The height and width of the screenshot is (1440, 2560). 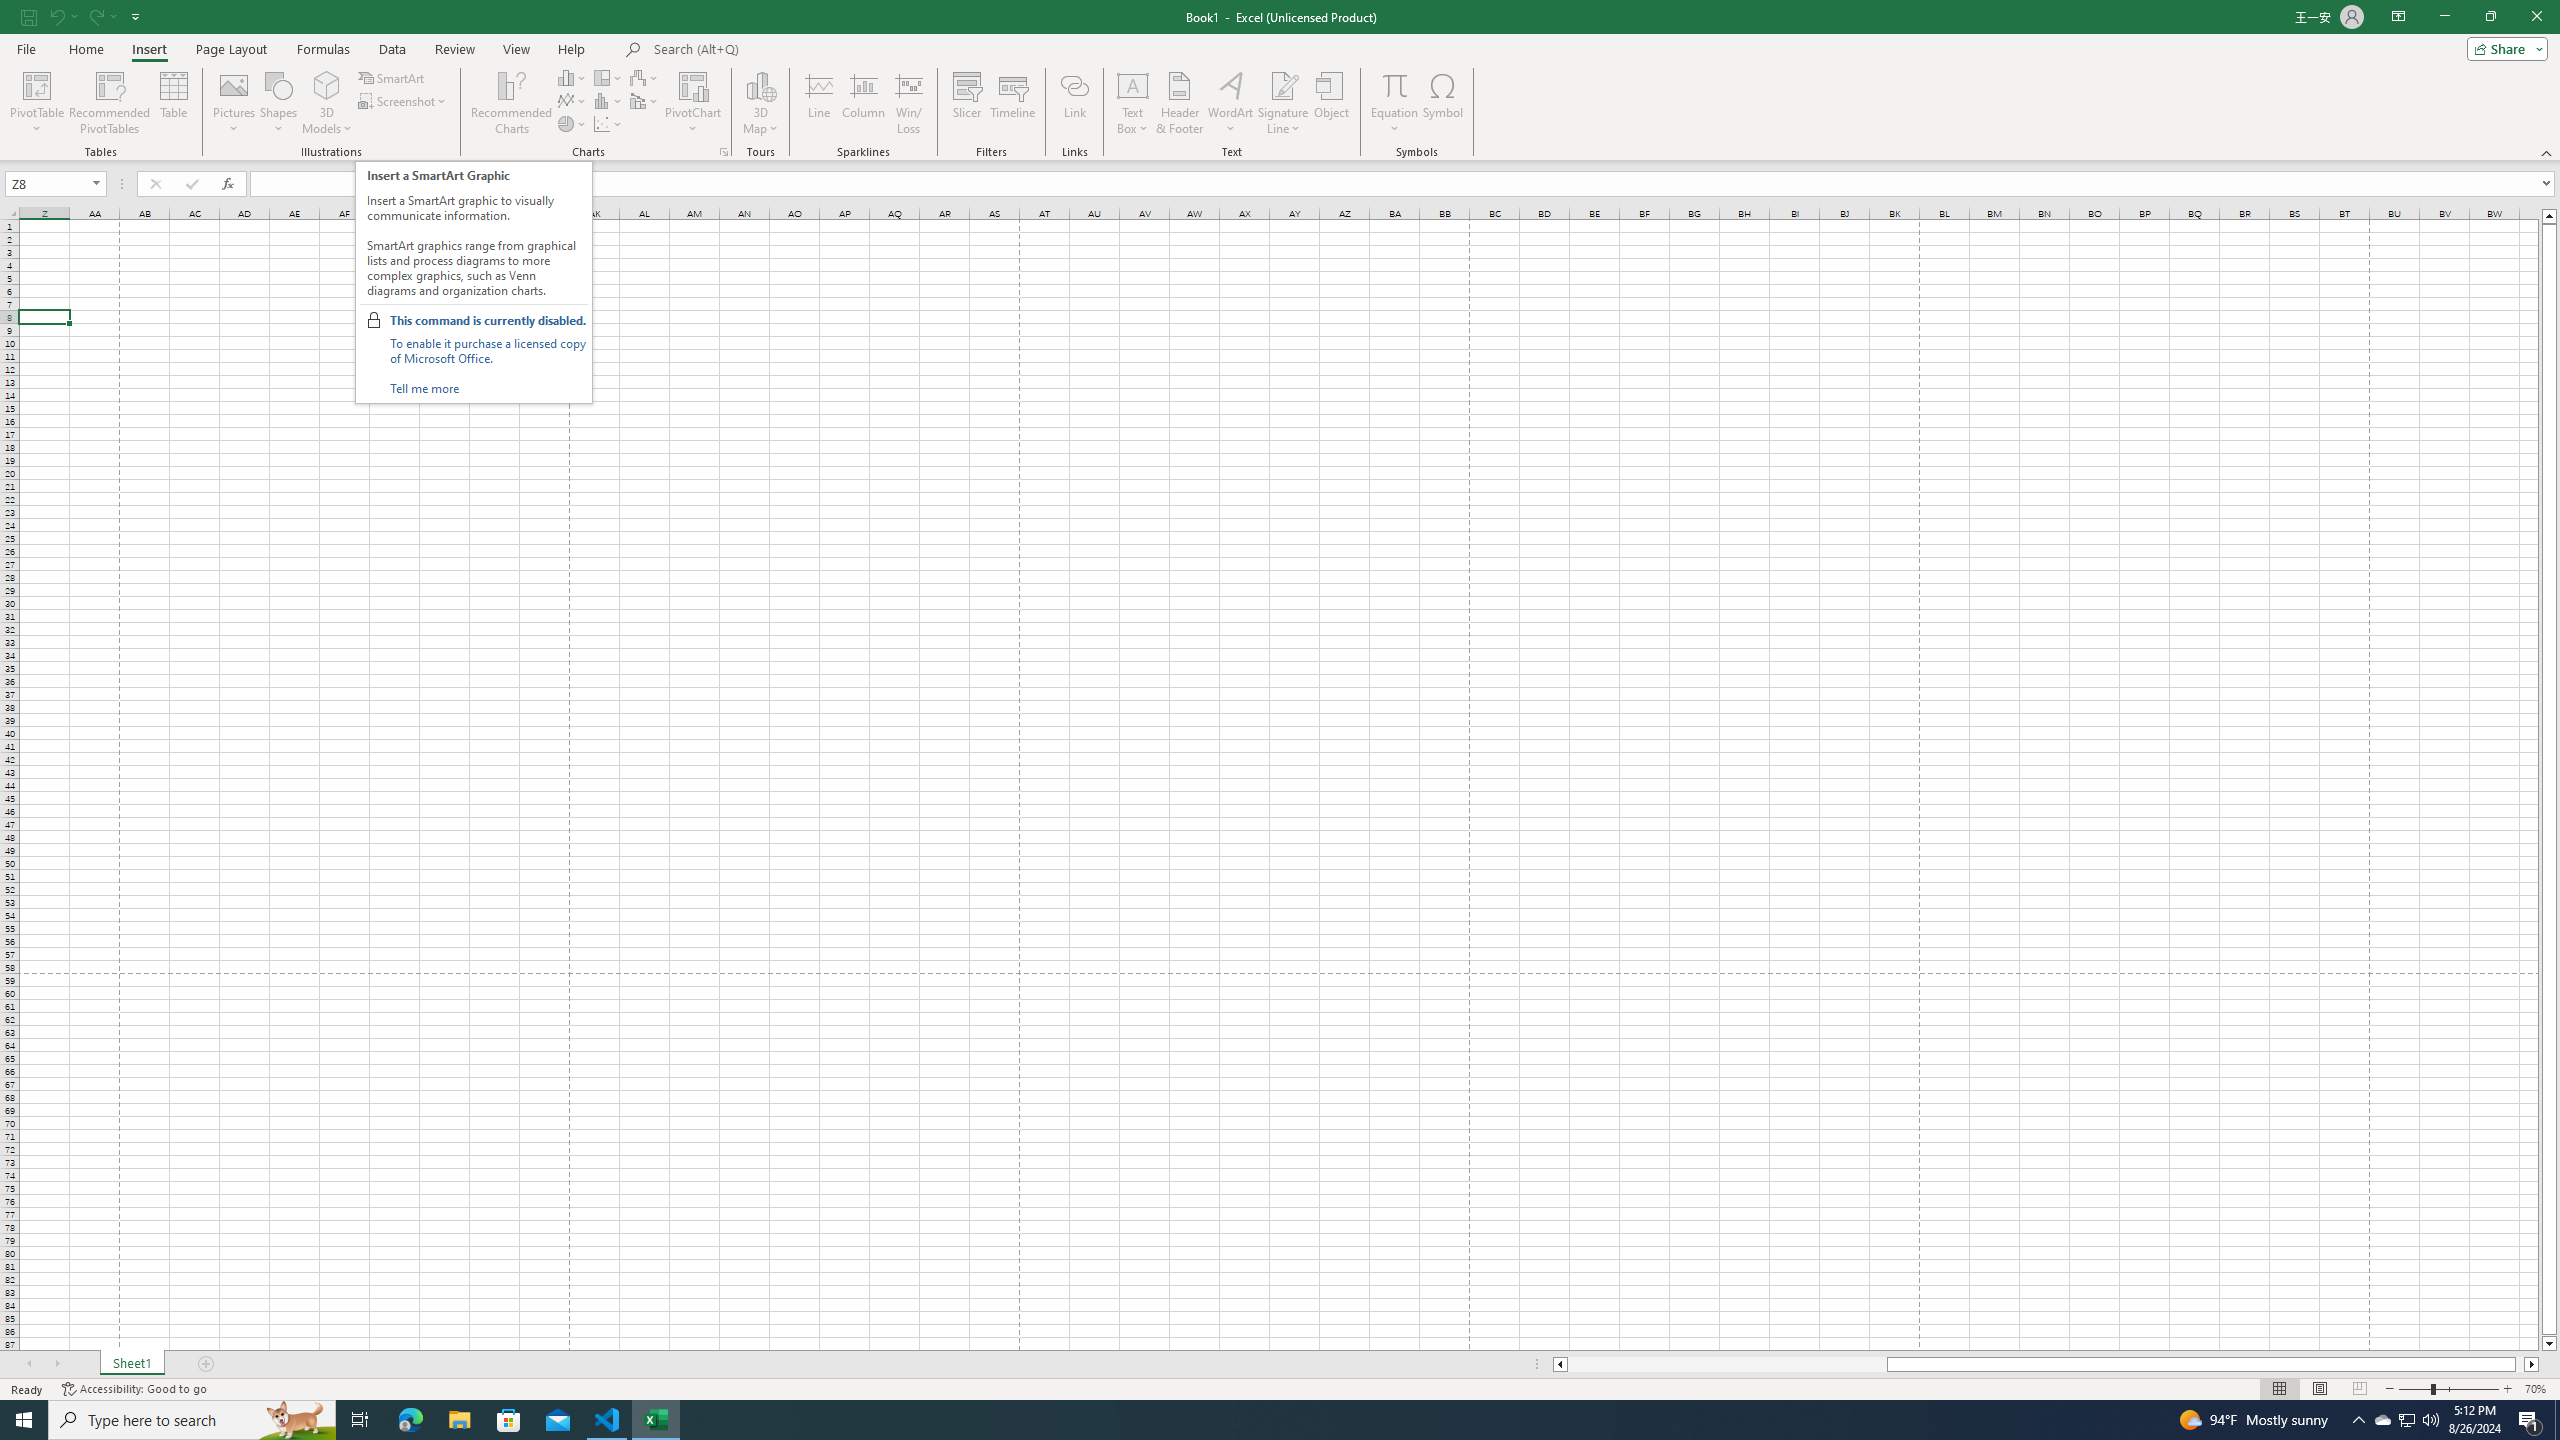 What do you see at coordinates (791, 49) in the screenshot?
I see `'Microsoft search'` at bounding box center [791, 49].